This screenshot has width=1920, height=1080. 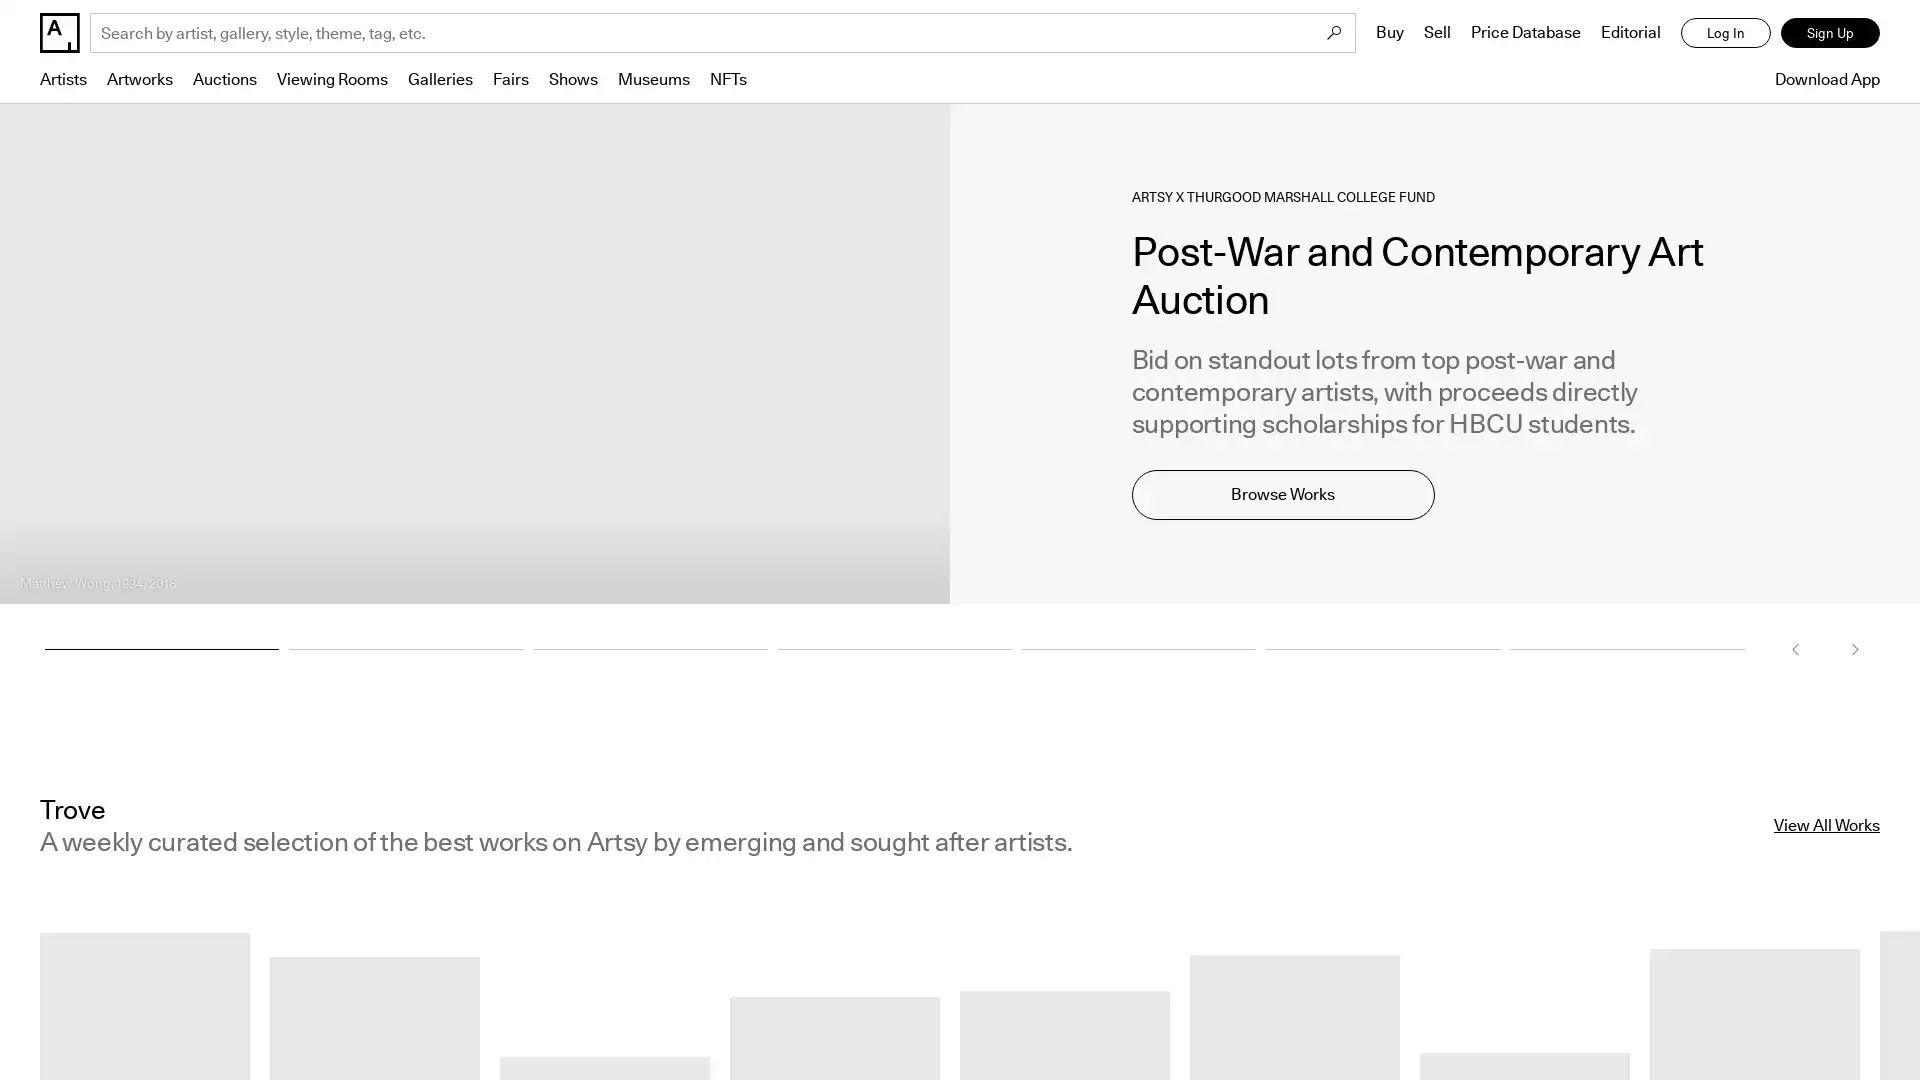 I want to click on Navigate right, so click(x=1853, y=648).